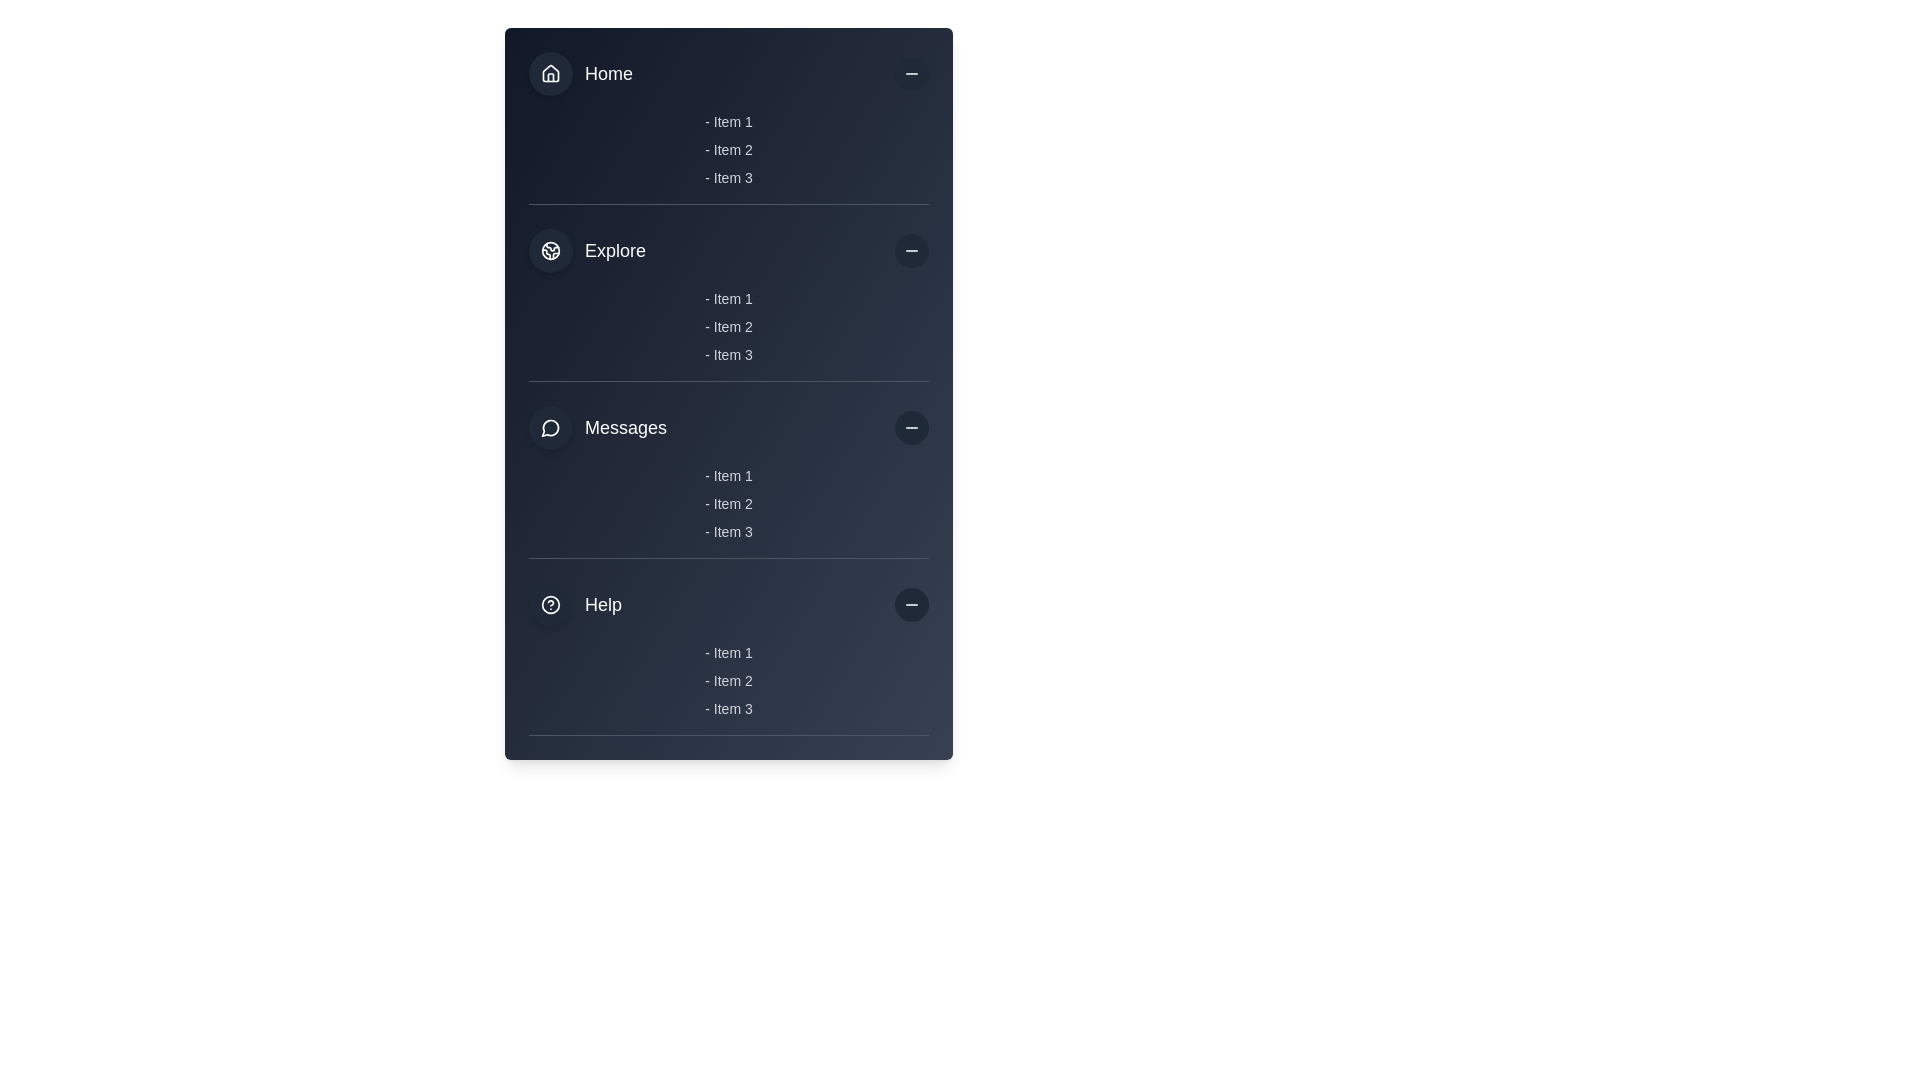  What do you see at coordinates (551, 72) in the screenshot?
I see `the non-interactive 'Home' icon representation in the sidebar menu, which is part of an SVG group` at bounding box center [551, 72].